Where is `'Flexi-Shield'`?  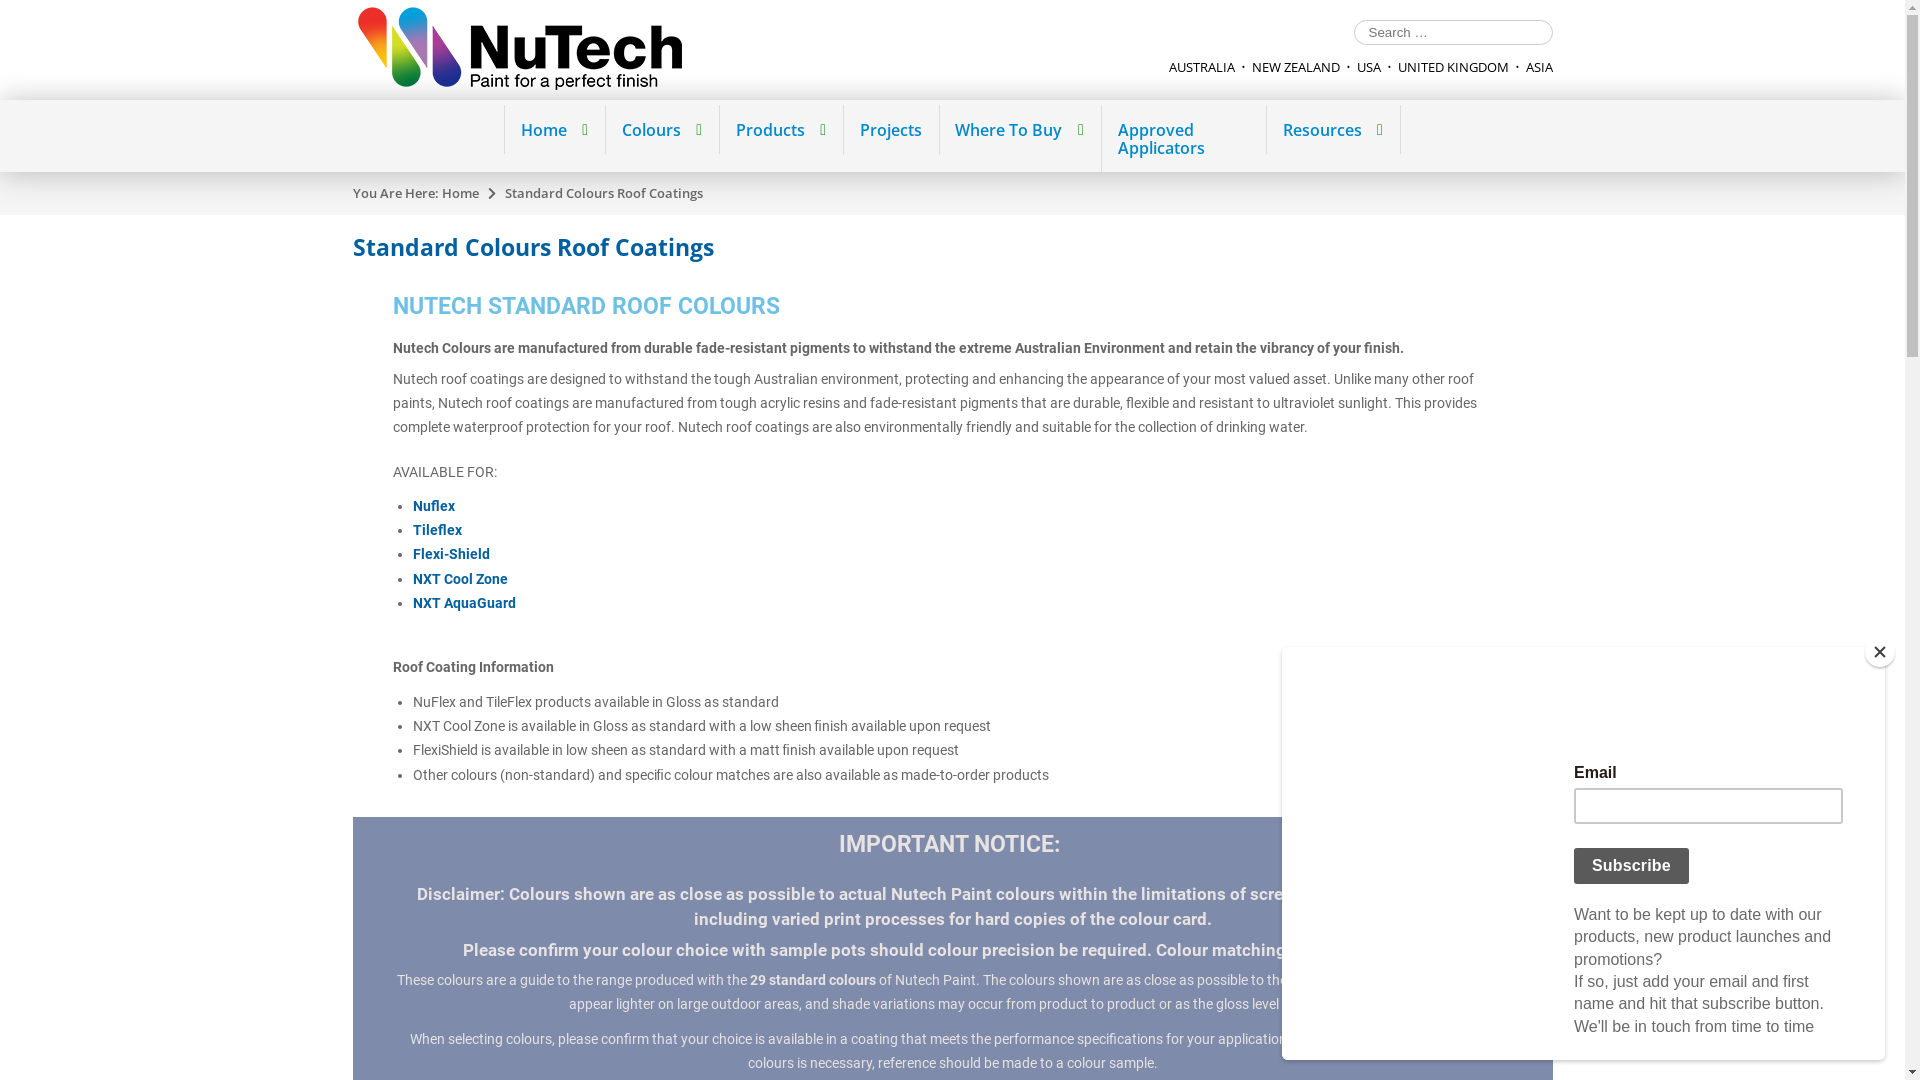 'Flexi-Shield' is located at coordinates (449, 554).